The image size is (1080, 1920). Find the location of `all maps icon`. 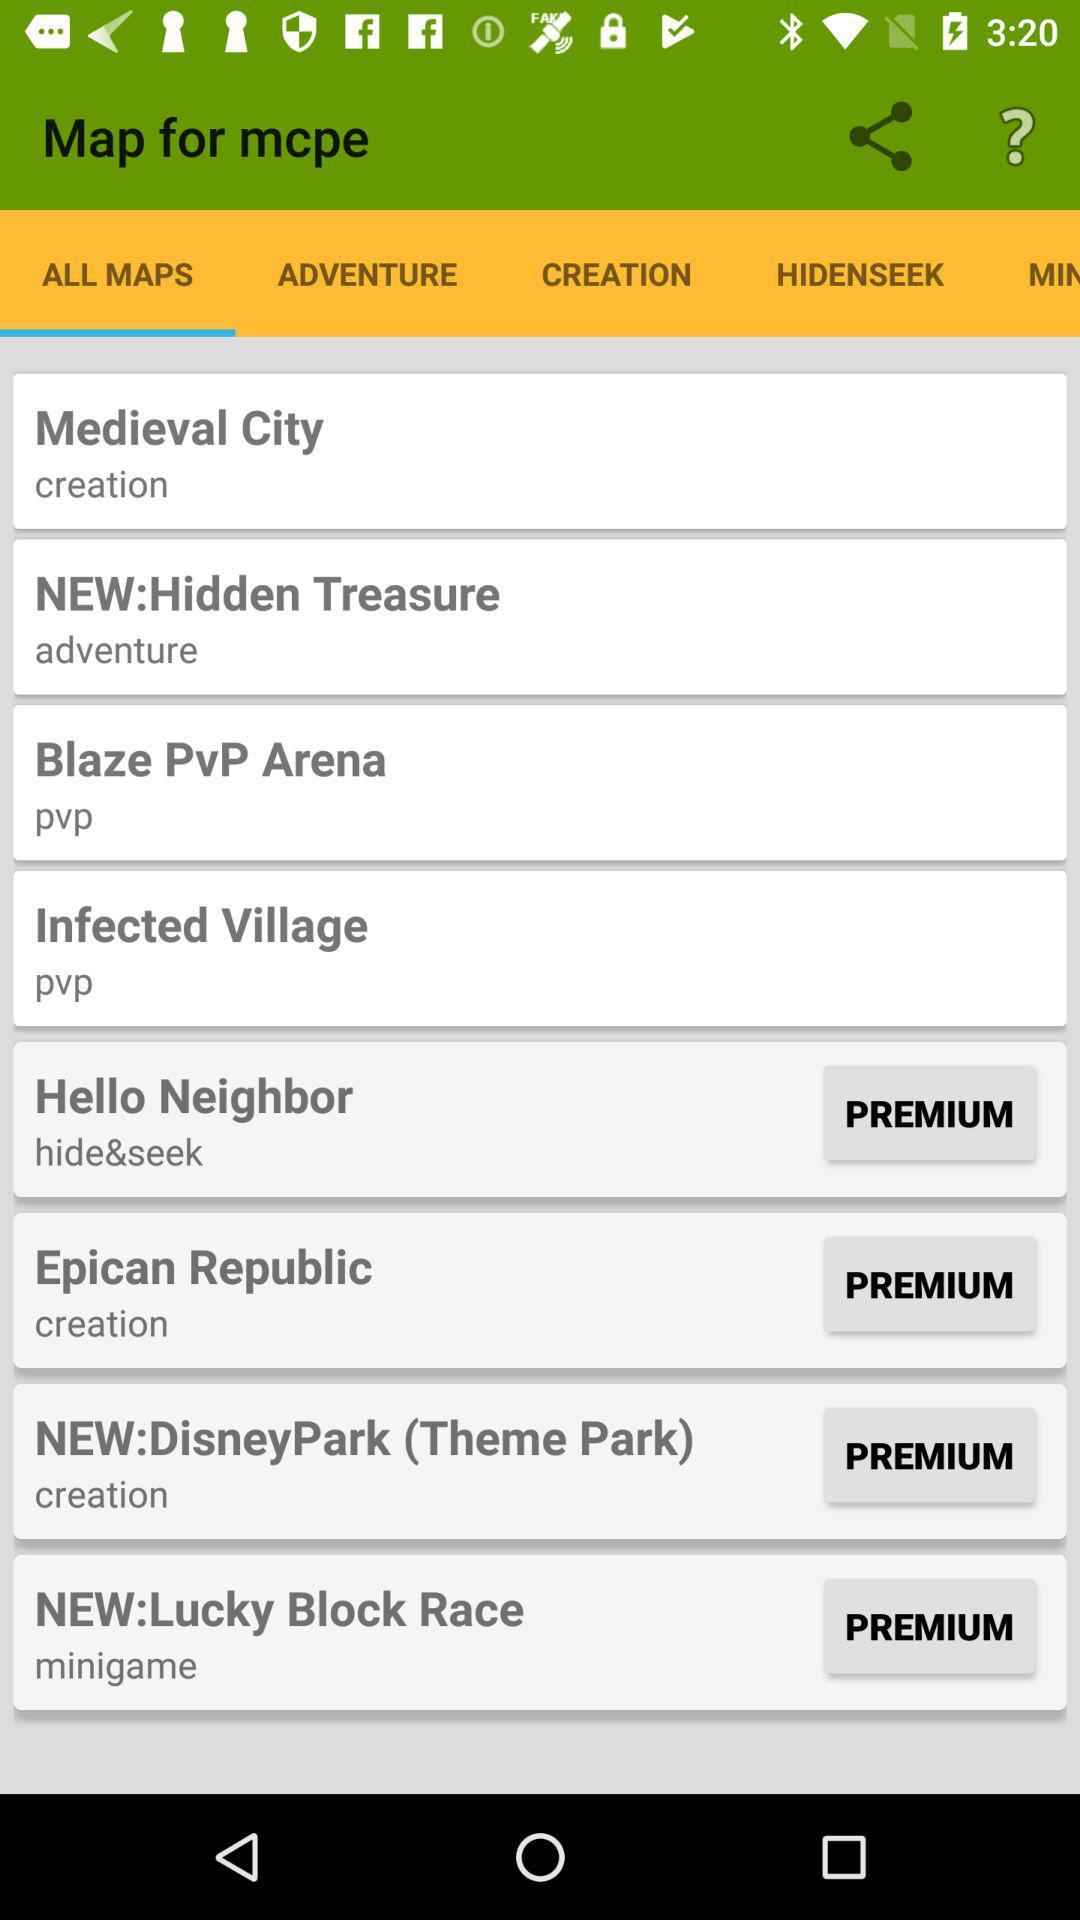

all maps icon is located at coordinates (117, 272).